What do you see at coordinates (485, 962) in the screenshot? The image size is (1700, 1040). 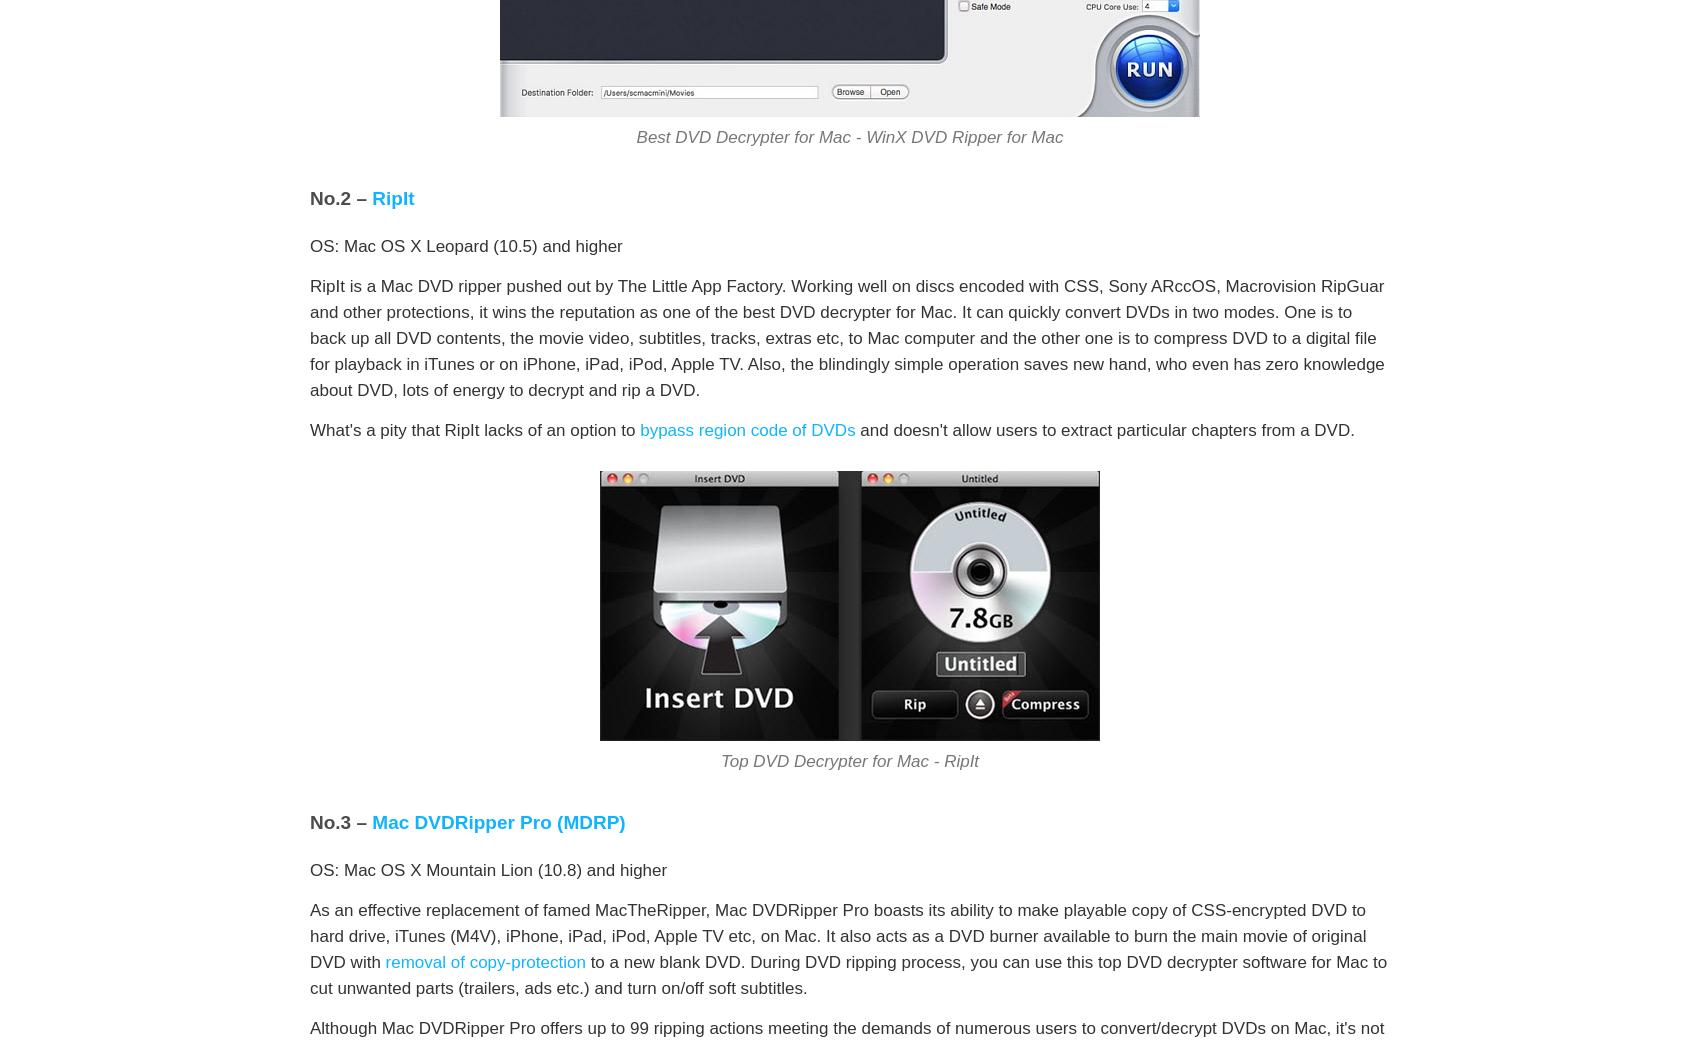 I see `'removal of copy-protection'` at bounding box center [485, 962].